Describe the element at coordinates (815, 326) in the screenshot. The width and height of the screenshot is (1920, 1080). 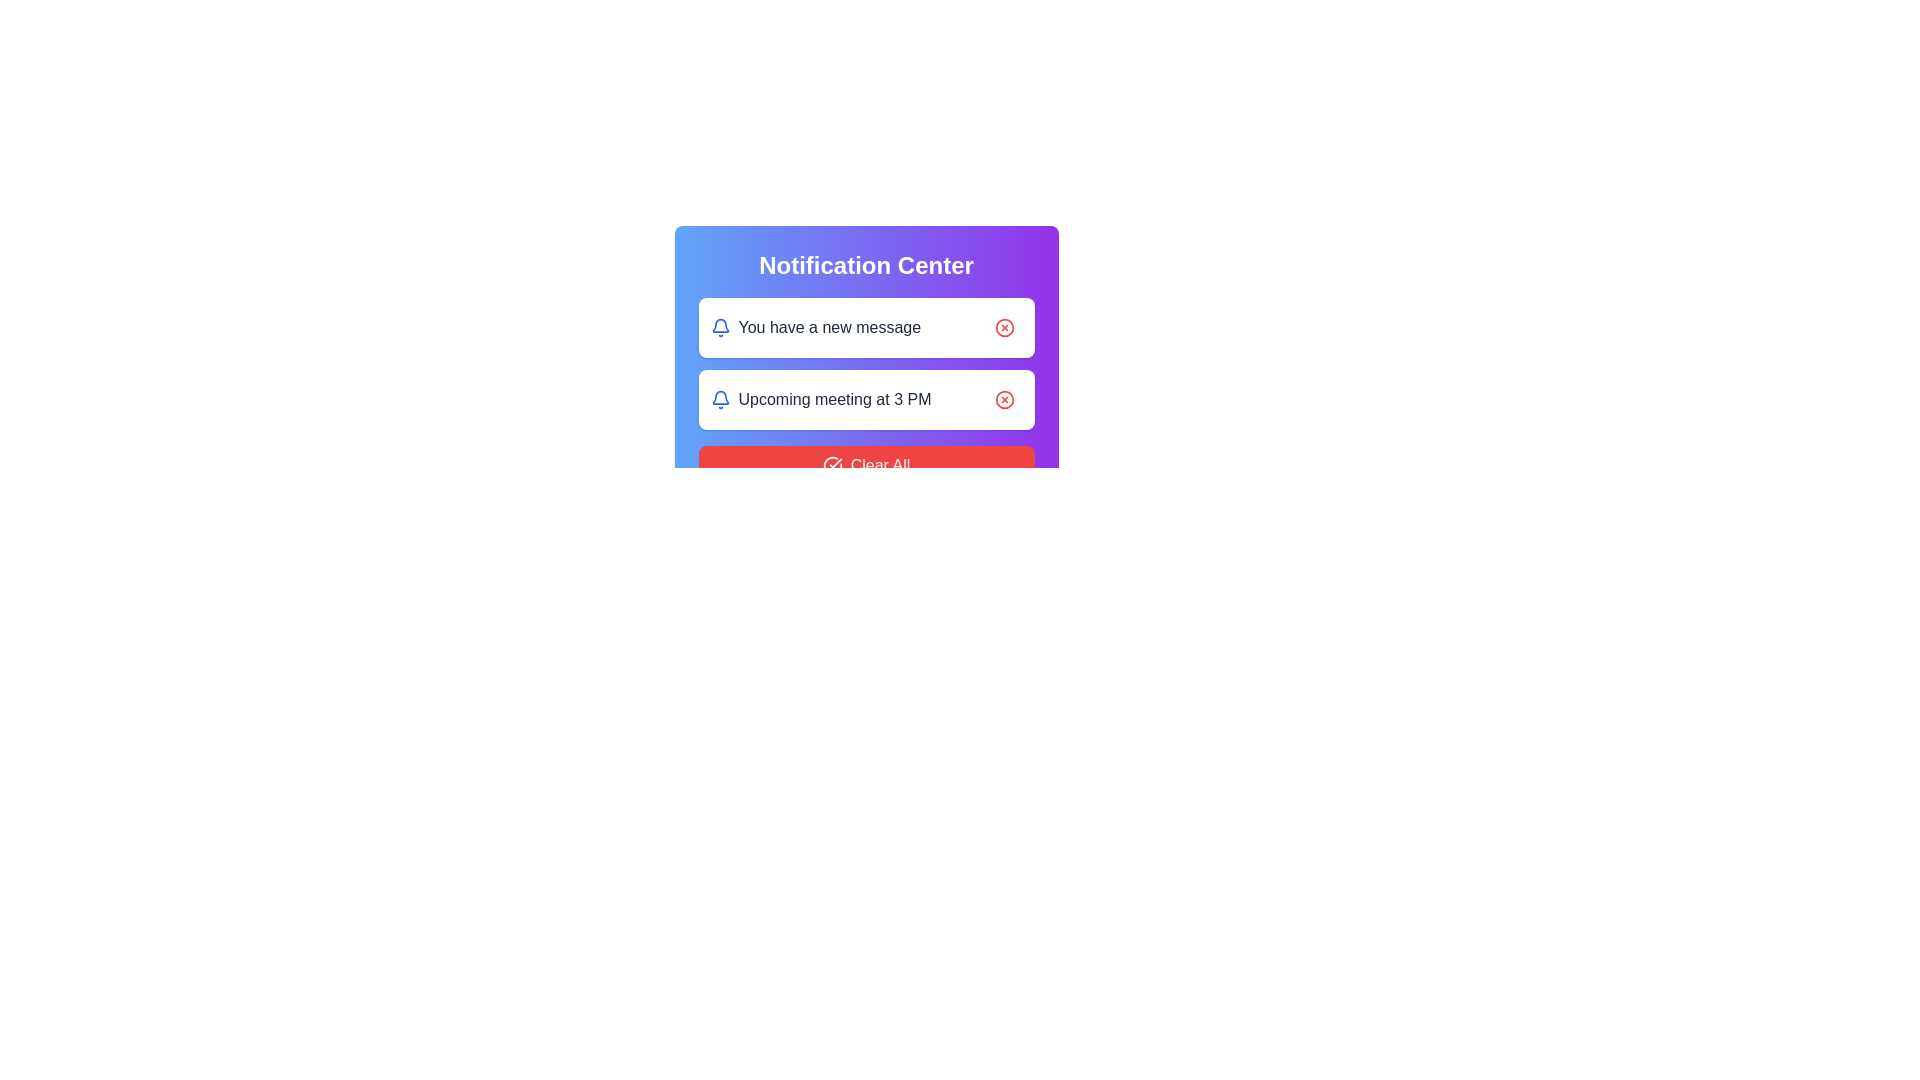
I see `the Notification label that displays 'You have a new message' to read the message text` at that location.